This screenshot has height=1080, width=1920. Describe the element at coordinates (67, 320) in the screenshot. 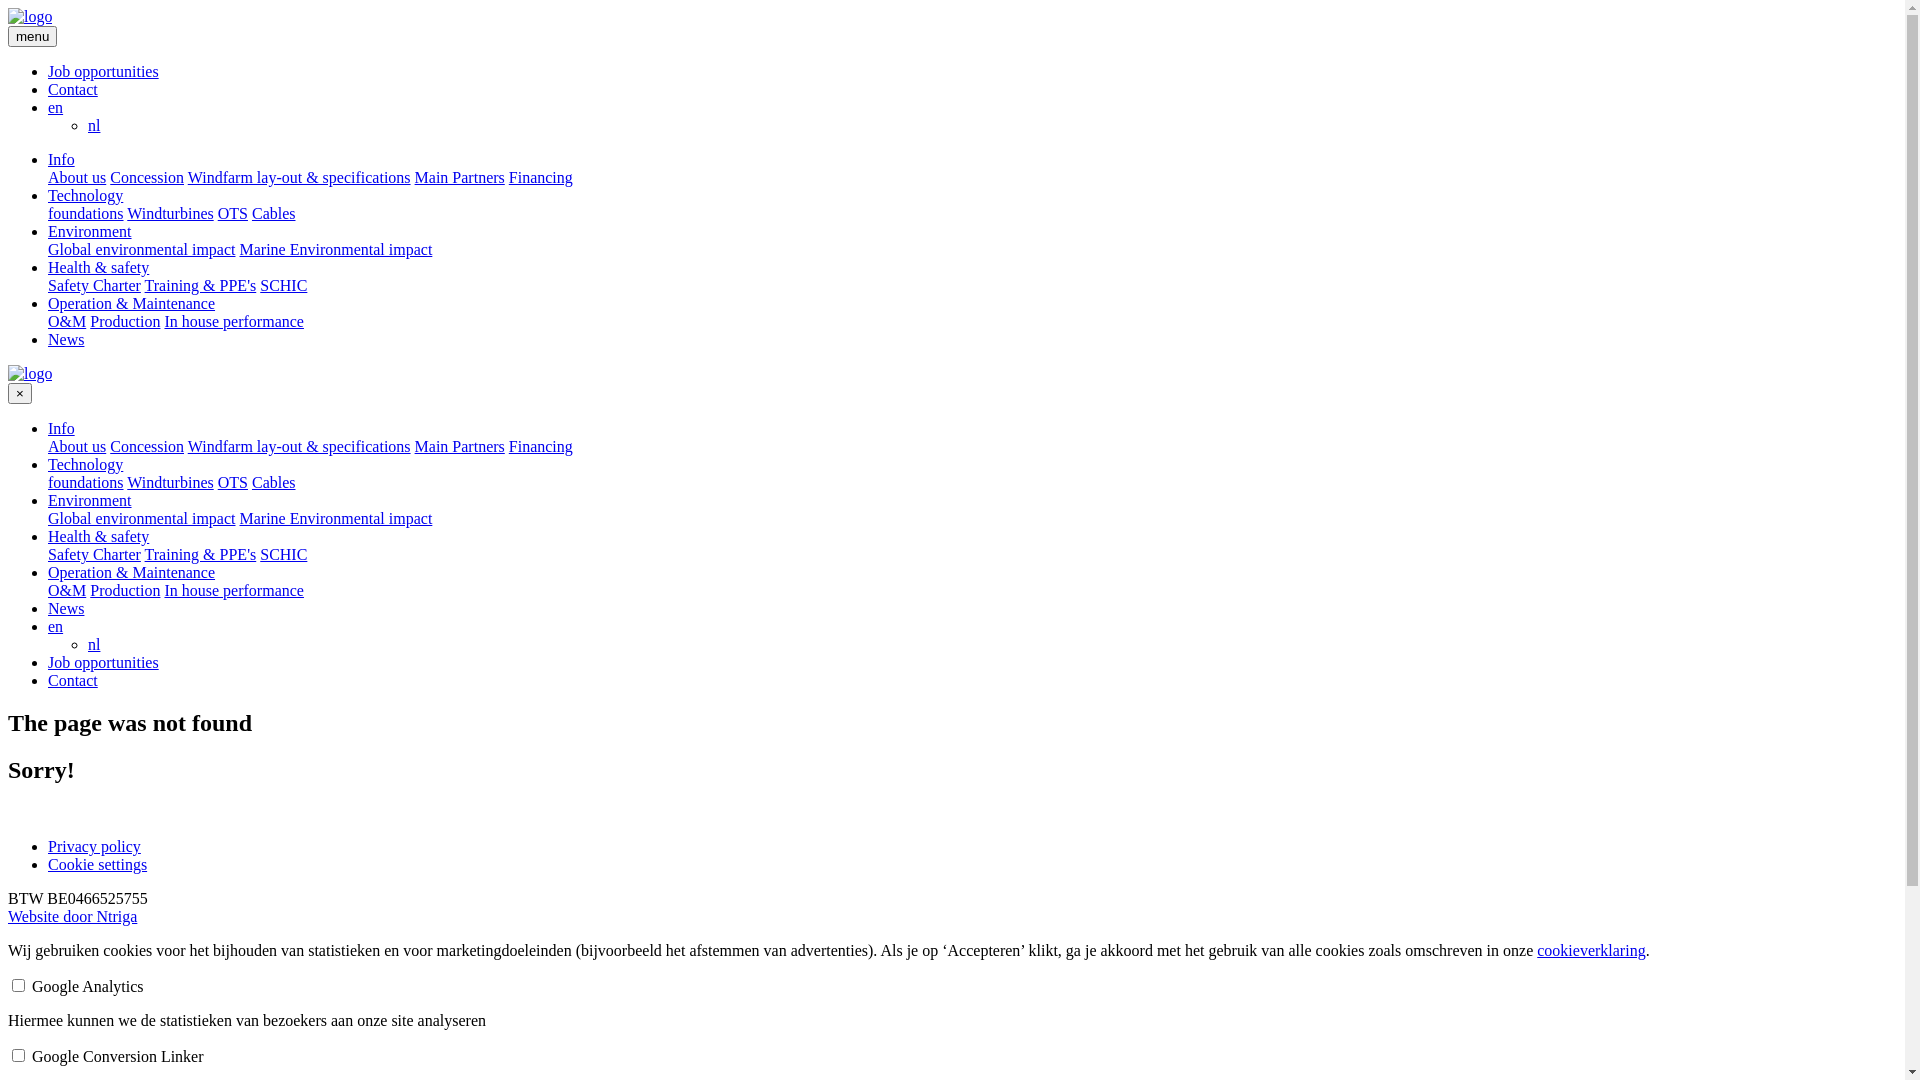

I see `'O&M'` at that location.